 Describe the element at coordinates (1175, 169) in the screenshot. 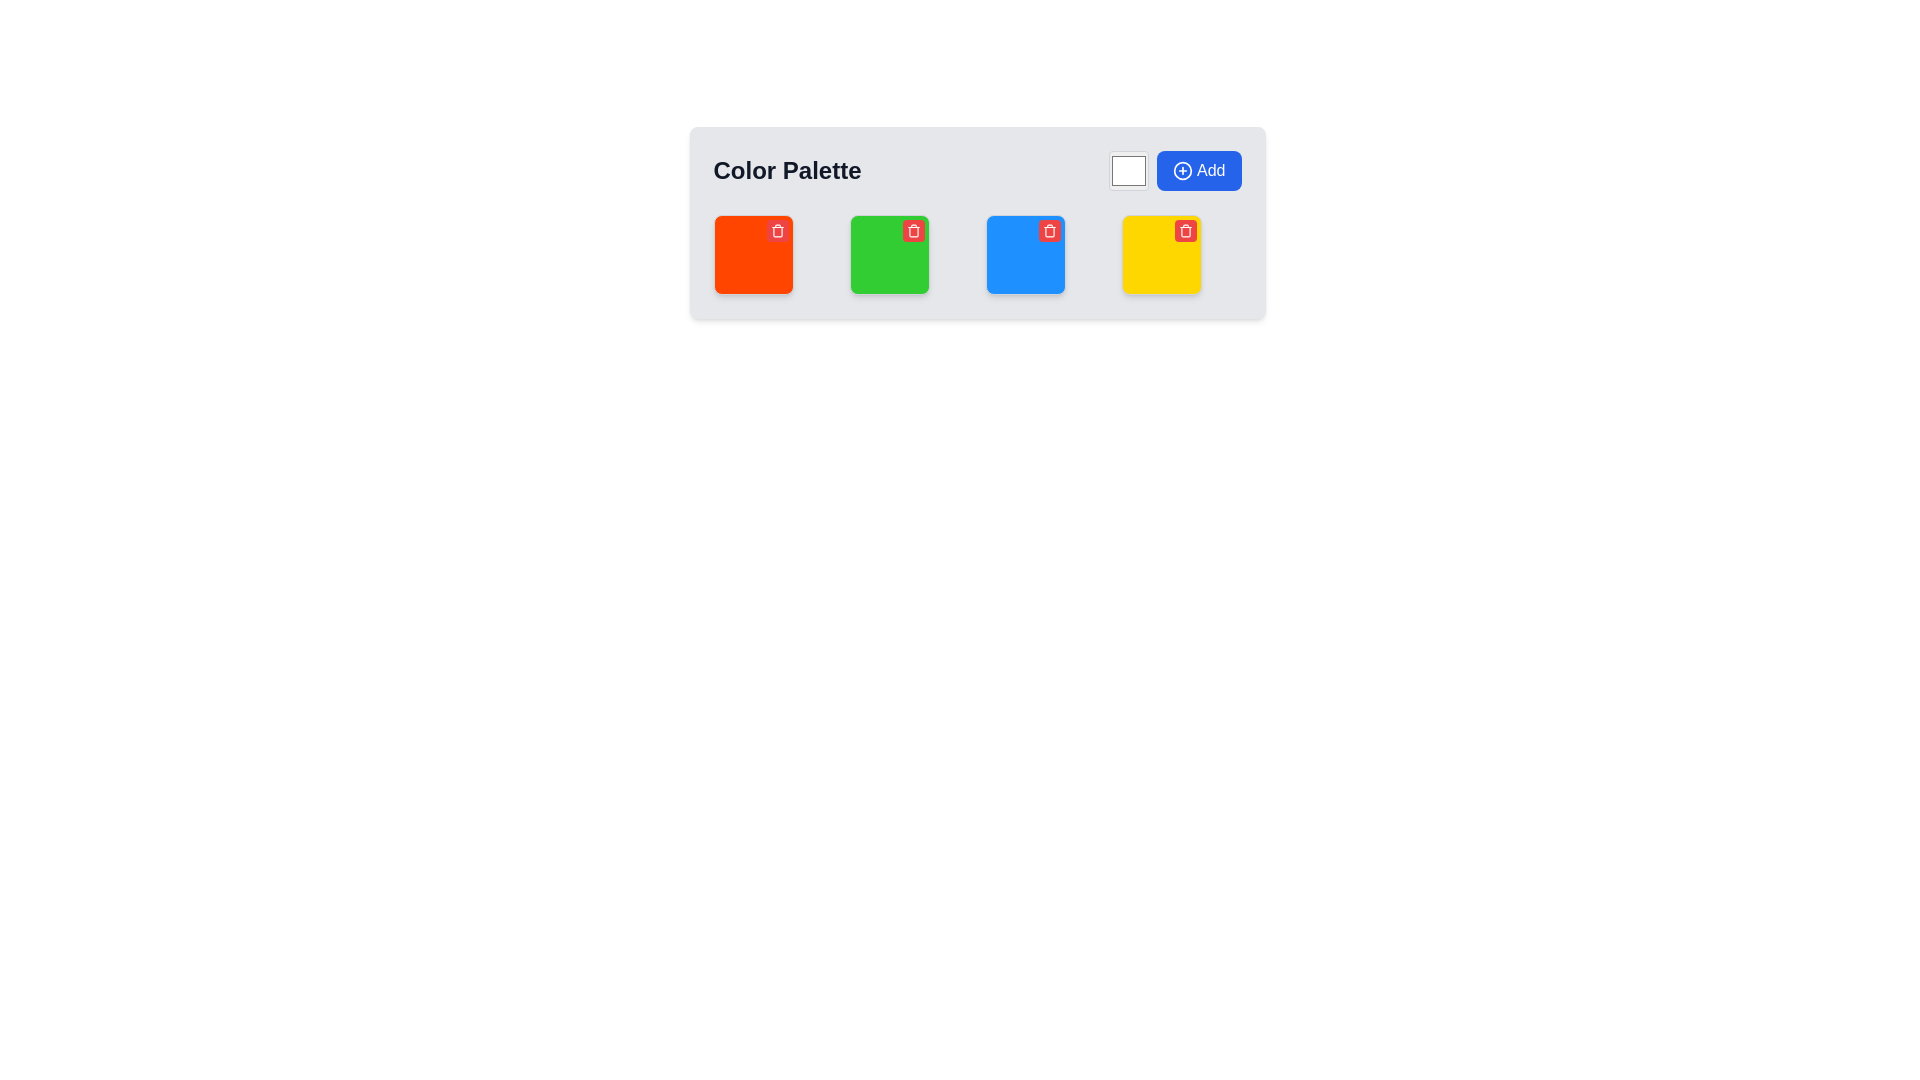

I see `the button located in the 'Color Palette' section, positioned far right and immediately to the right of a square white color box` at that location.